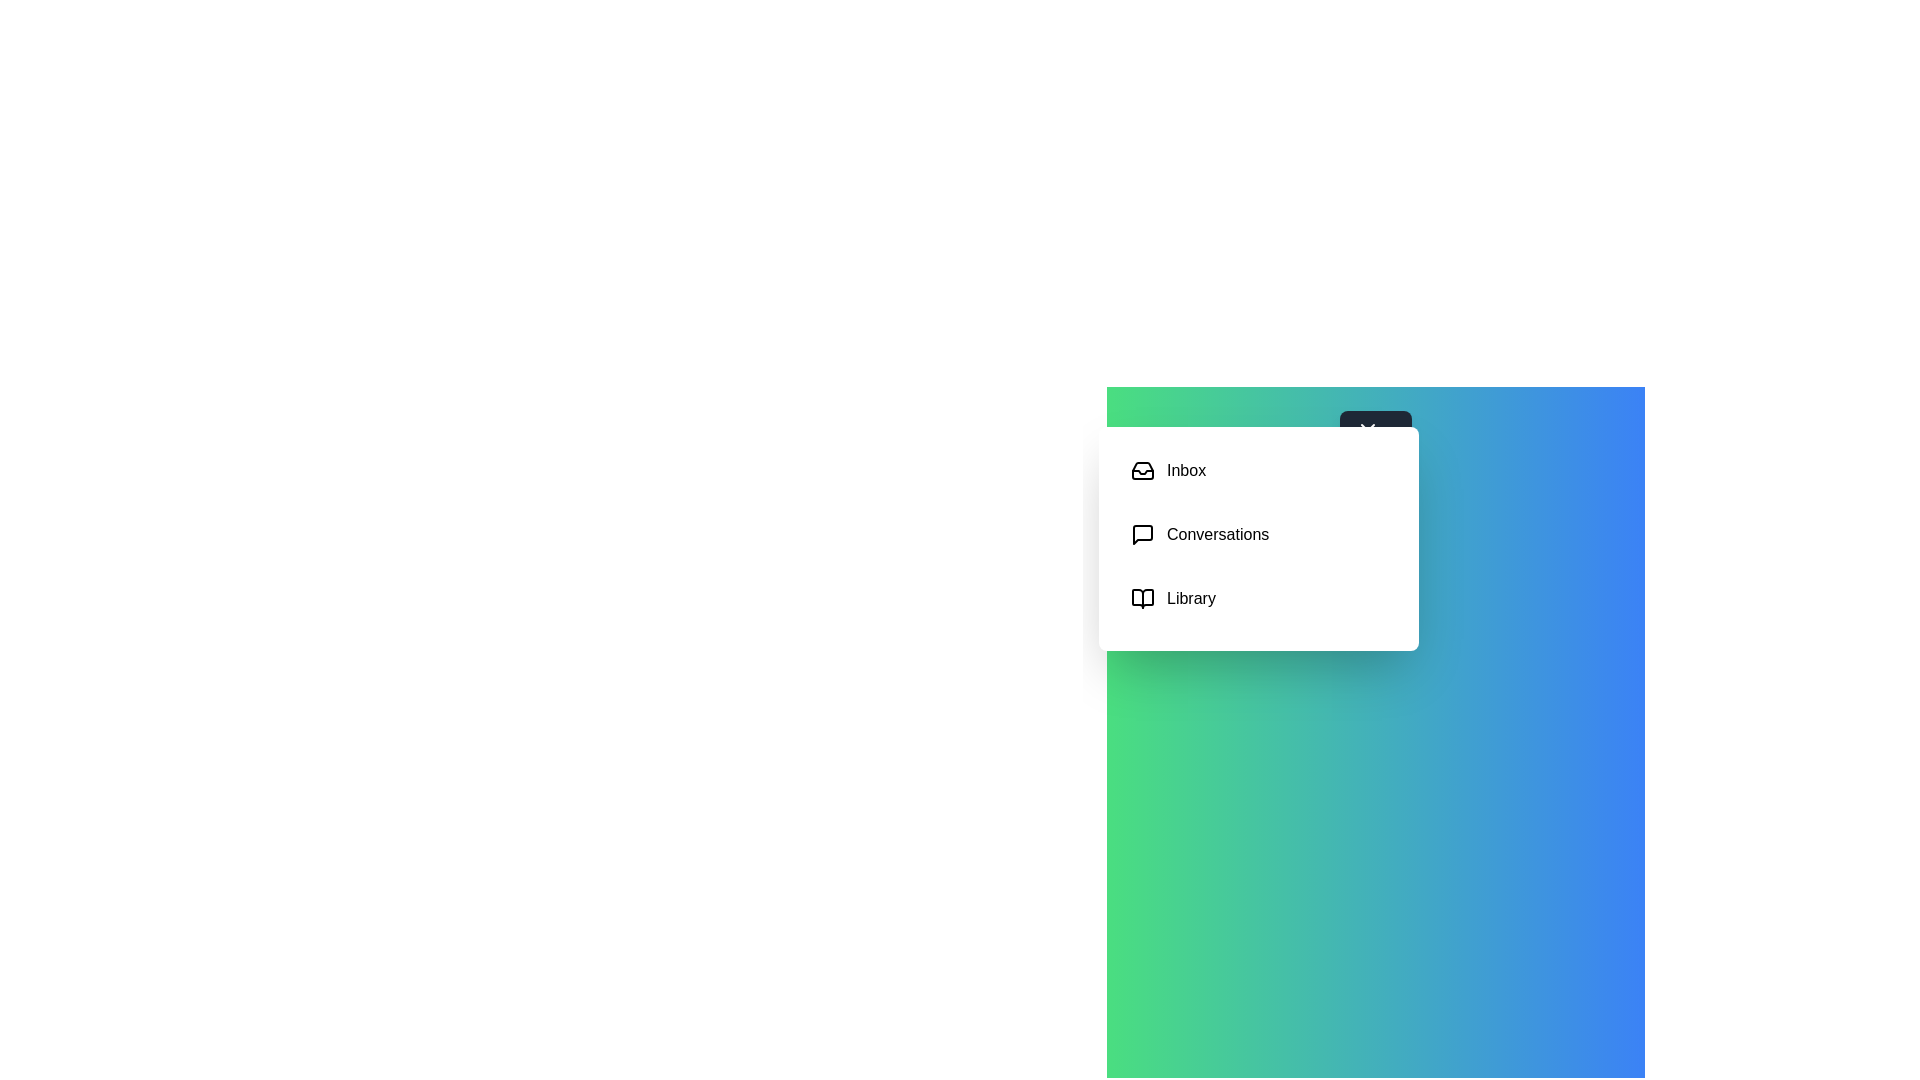 The height and width of the screenshot is (1080, 1920). What do you see at coordinates (1257, 597) in the screenshot?
I see `the category Library to observe the hover effect` at bounding box center [1257, 597].